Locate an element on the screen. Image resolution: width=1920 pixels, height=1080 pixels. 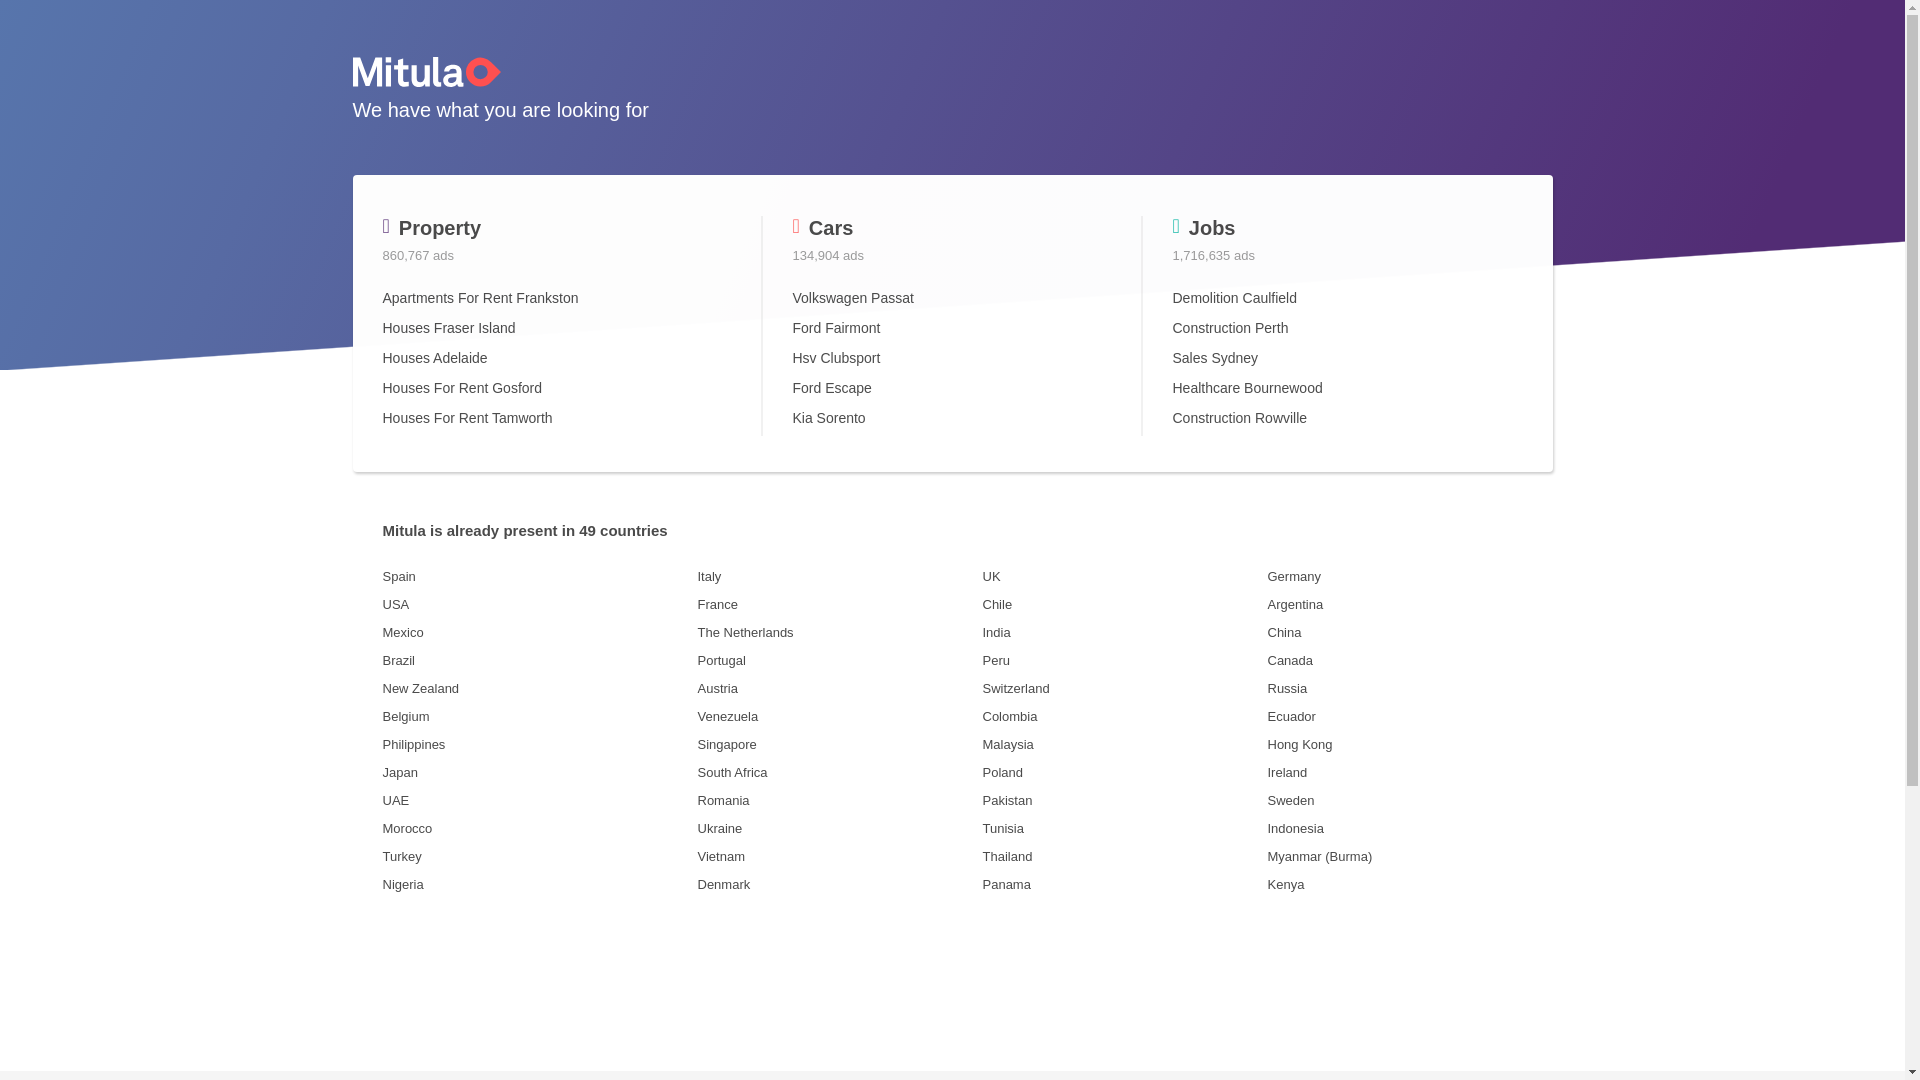
'Ford Fairmont' is located at coordinates (791, 326).